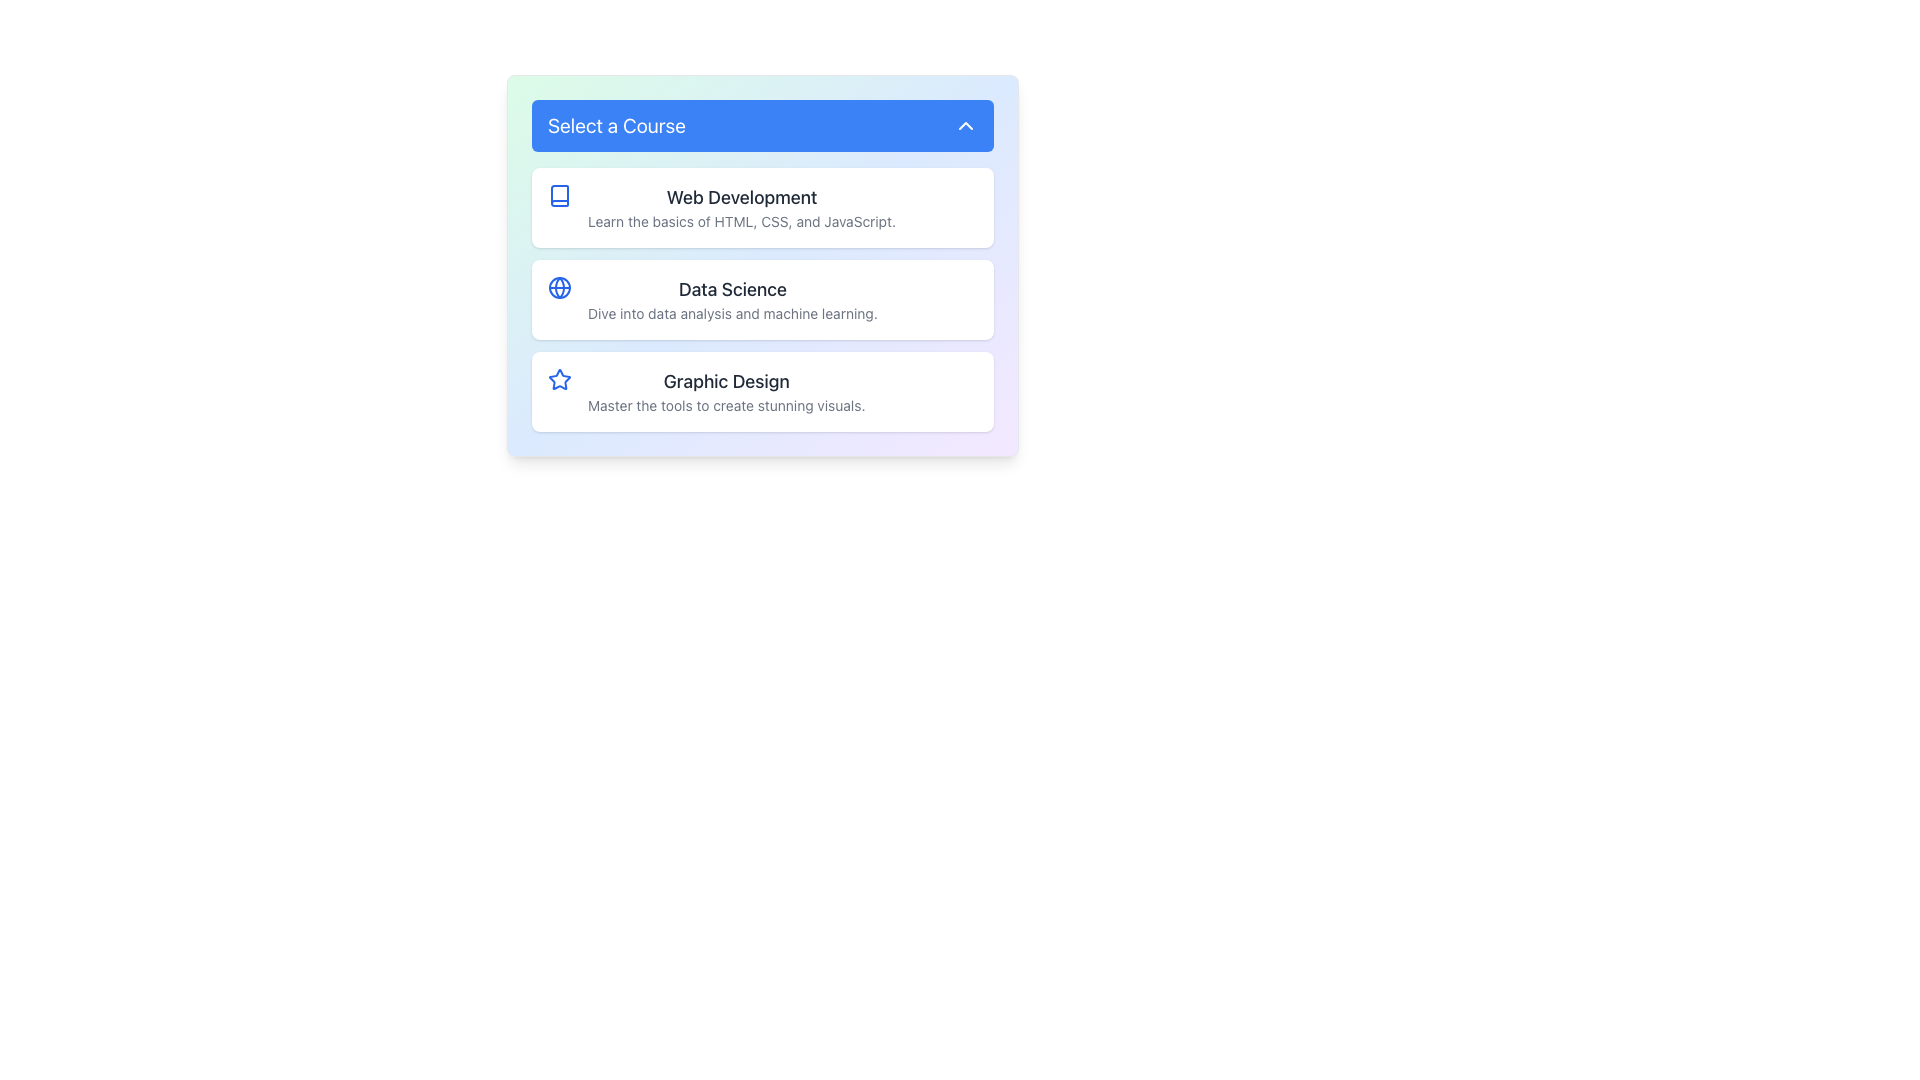 The width and height of the screenshot is (1920, 1080). I want to click on the Text Section that provides an overview of the 'Data Science' course, which is the second item in the vertical list of course options, so click(731, 300).